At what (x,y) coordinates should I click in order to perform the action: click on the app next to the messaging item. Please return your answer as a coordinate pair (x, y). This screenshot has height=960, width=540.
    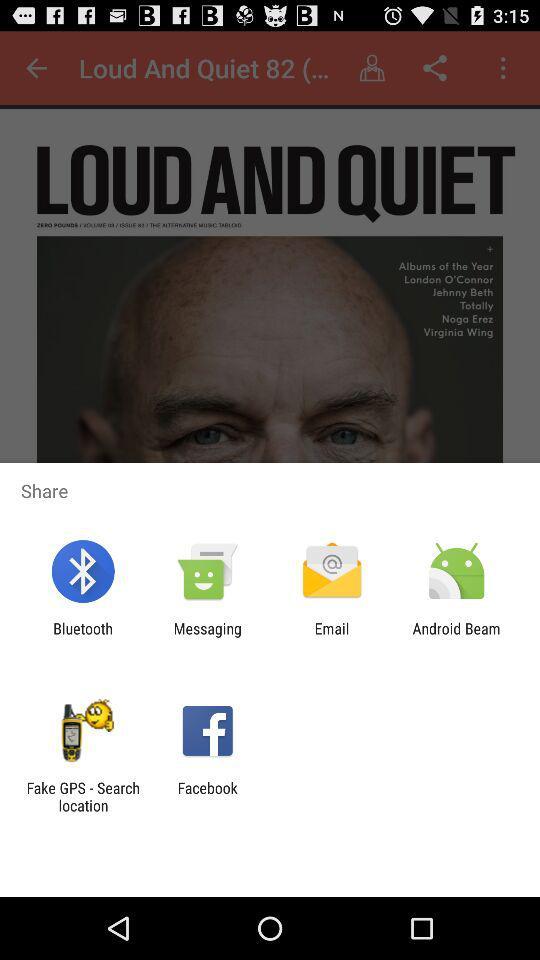
    Looking at the image, I should click on (82, 636).